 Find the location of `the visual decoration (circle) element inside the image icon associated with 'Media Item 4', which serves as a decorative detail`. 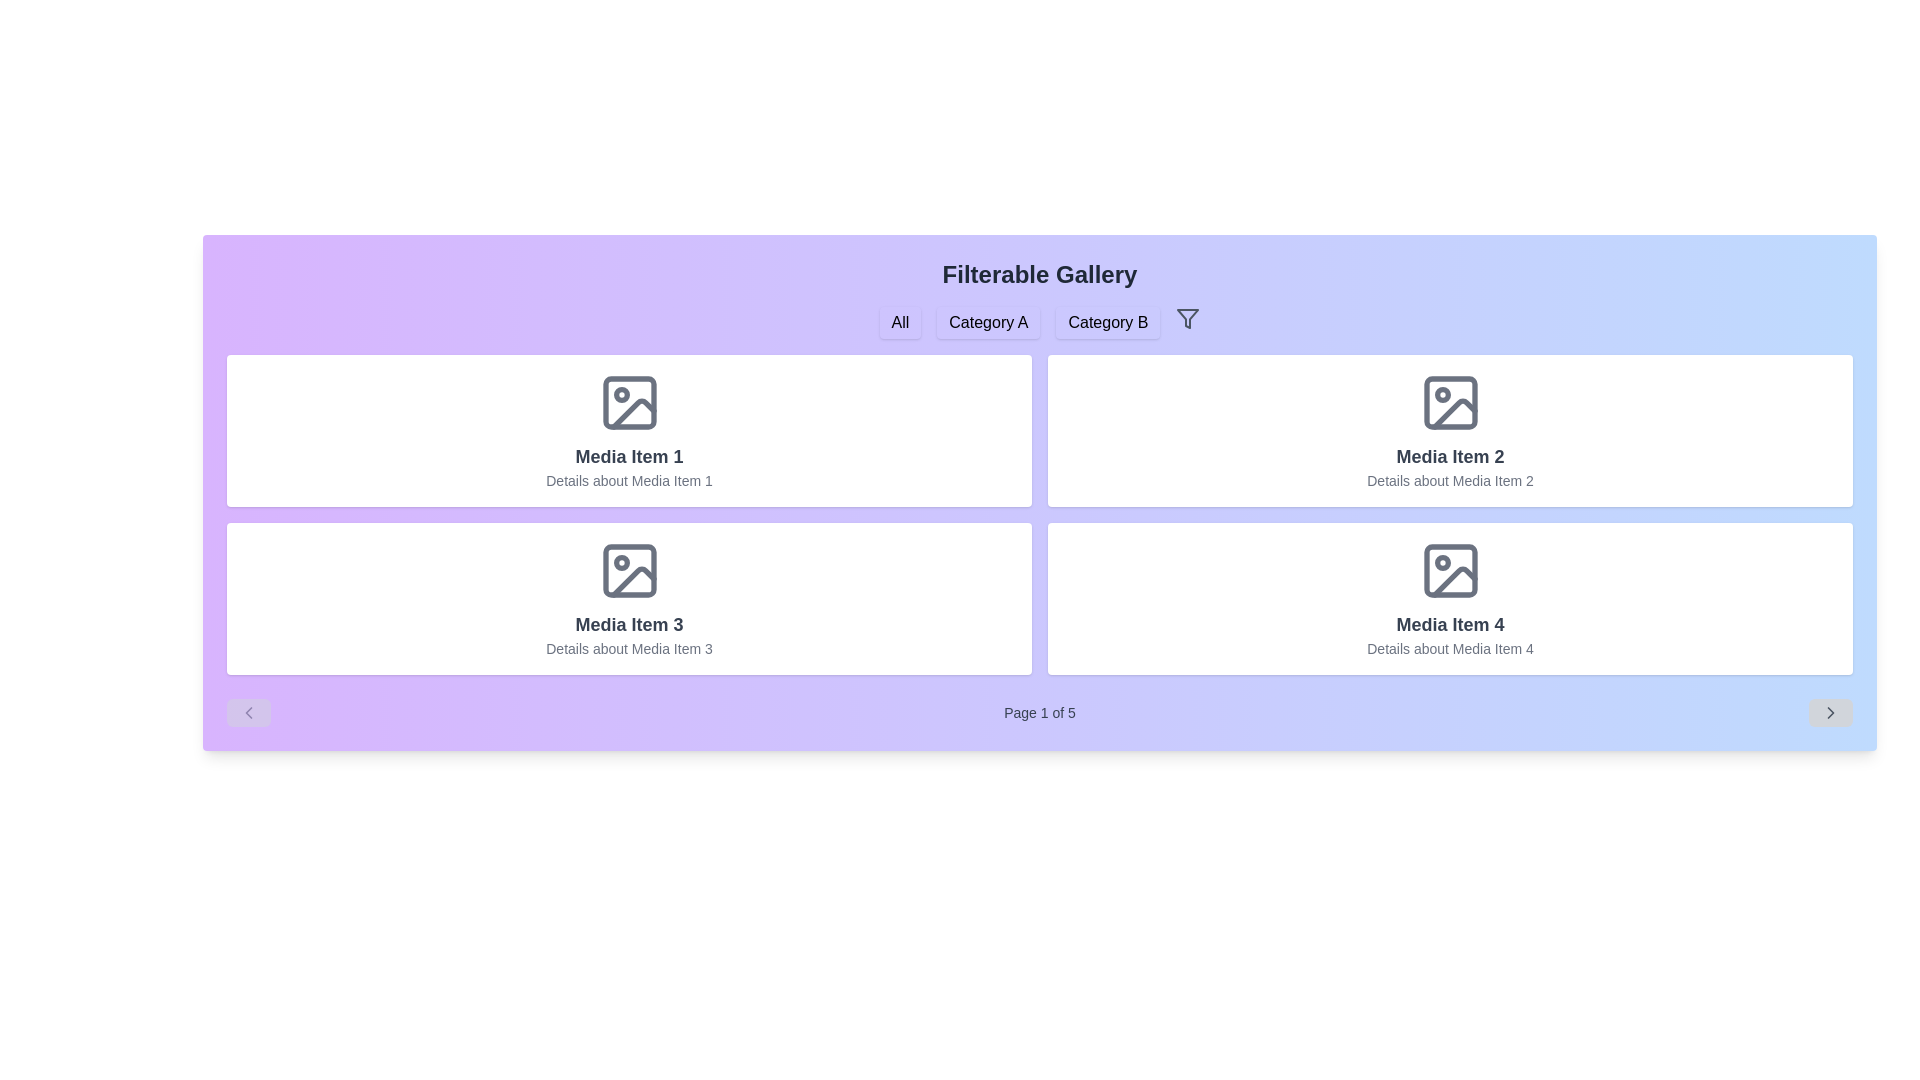

the visual decoration (circle) element inside the image icon associated with 'Media Item 4', which serves as a decorative detail is located at coordinates (1442, 563).